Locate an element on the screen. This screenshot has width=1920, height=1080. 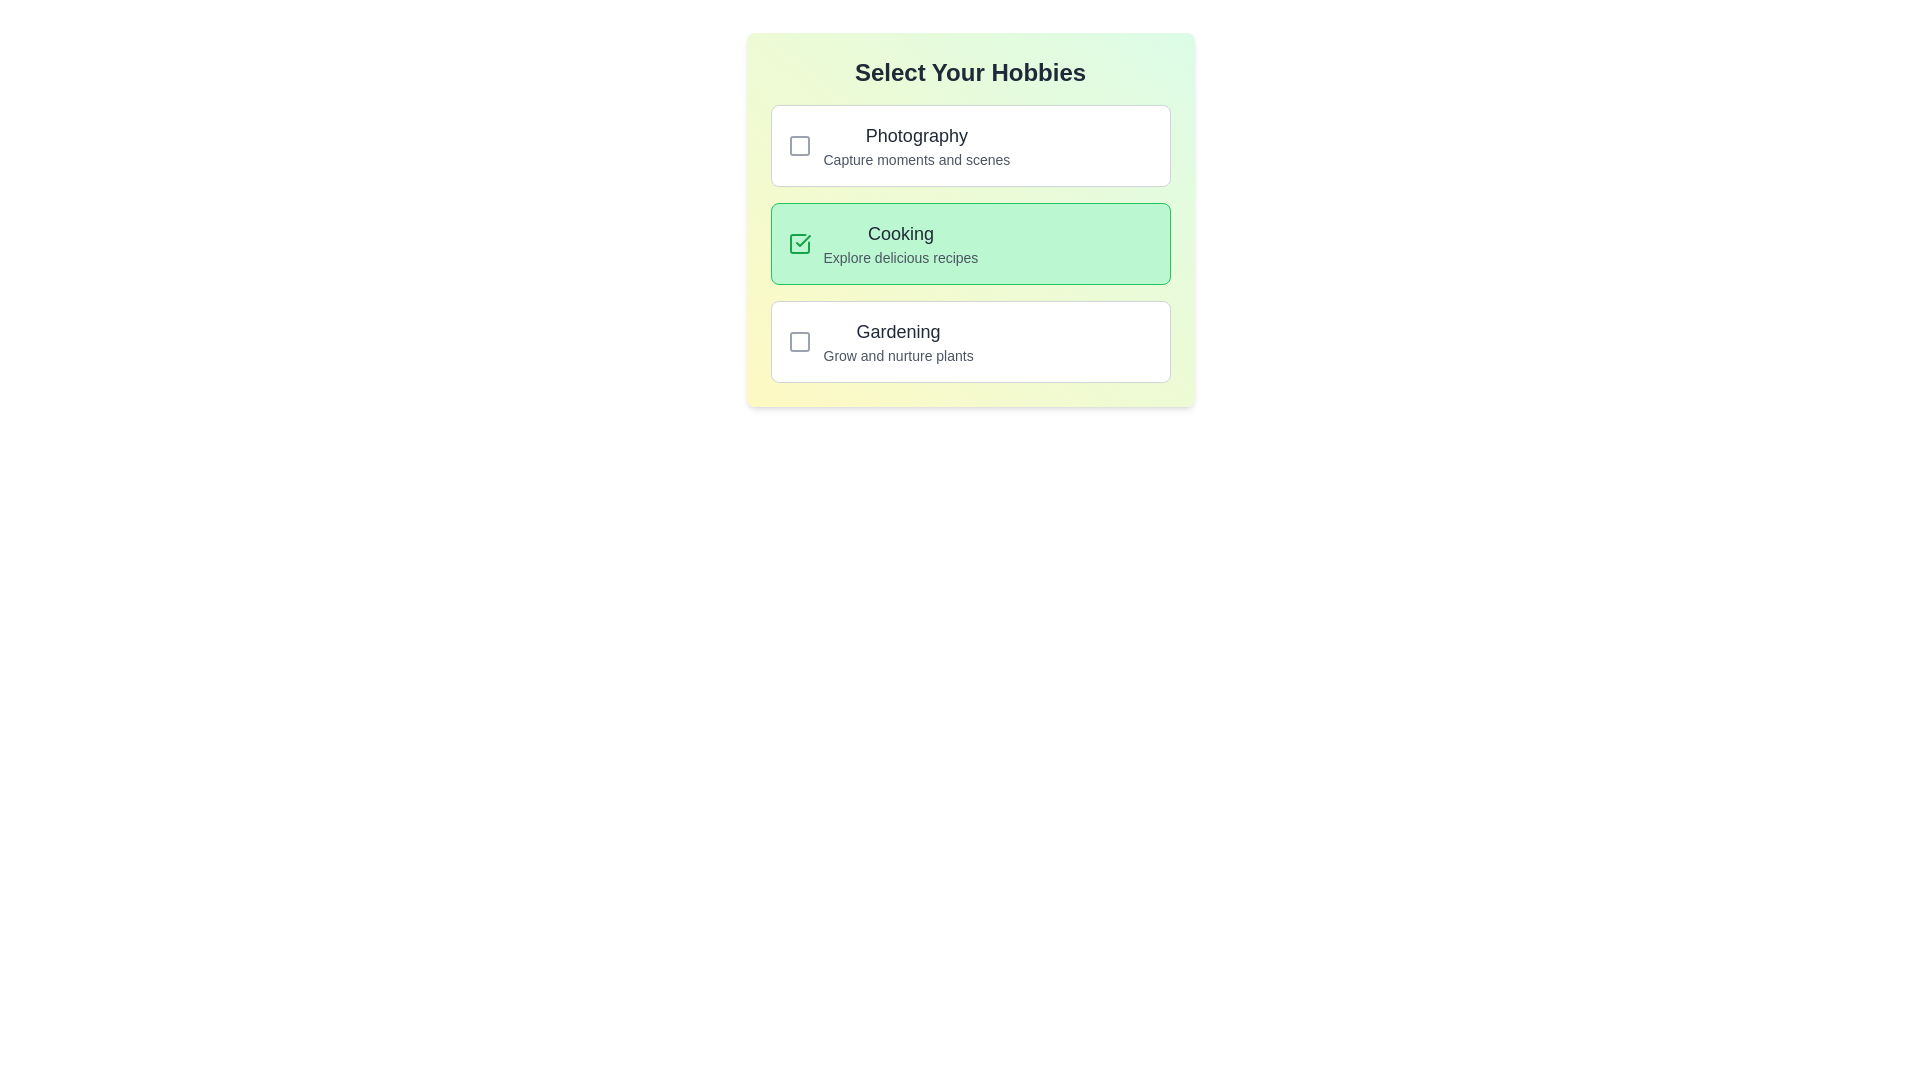
the descriptive text label located below the 'Gardening' label in the third selectable box of the 'Select Your Hobbies' form is located at coordinates (897, 354).